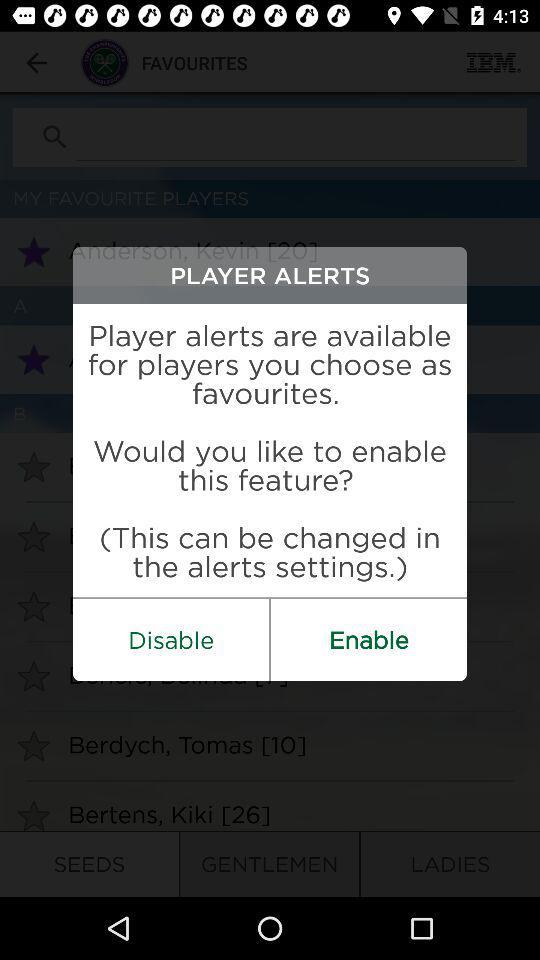 The height and width of the screenshot is (960, 540). I want to click on disable, so click(171, 638).